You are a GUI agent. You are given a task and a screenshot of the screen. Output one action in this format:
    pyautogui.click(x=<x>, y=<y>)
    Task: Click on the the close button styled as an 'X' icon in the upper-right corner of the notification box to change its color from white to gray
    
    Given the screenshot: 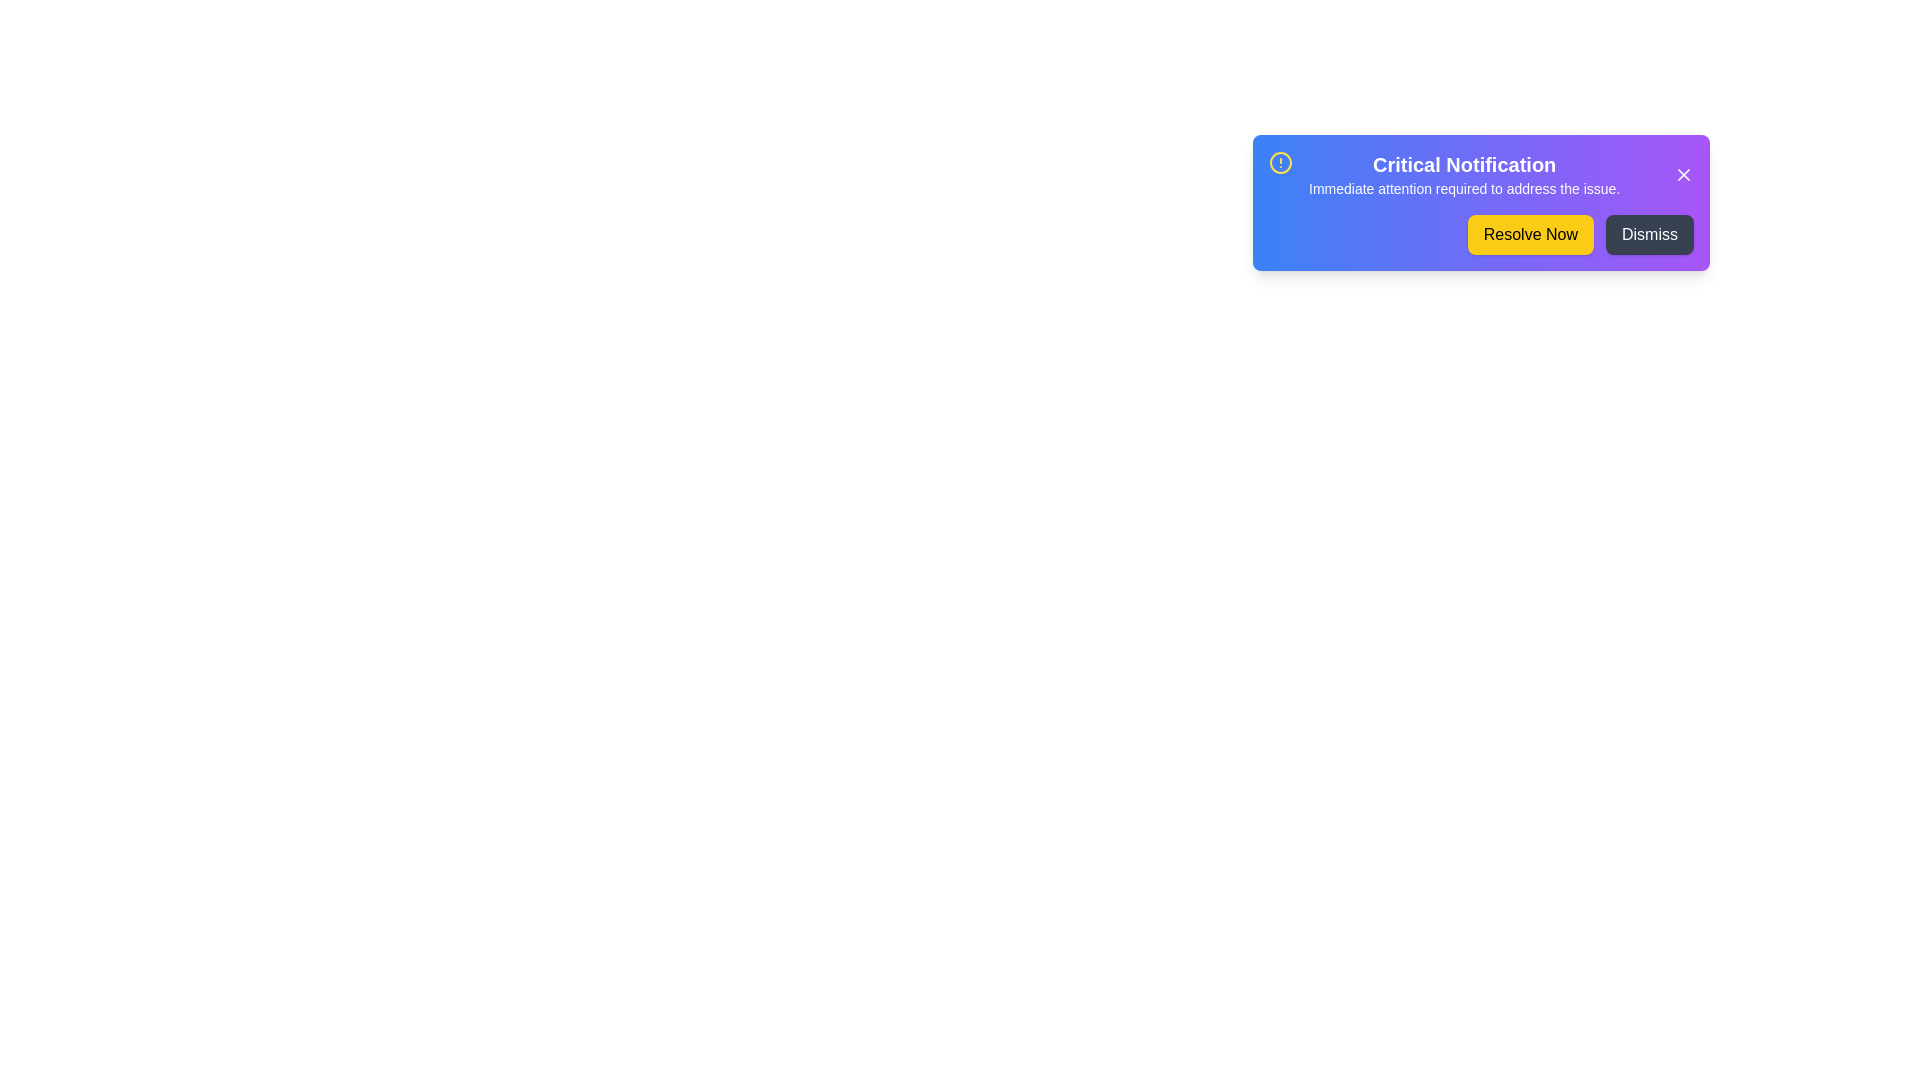 What is the action you would take?
    pyautogui.click(x=1683, y=173)
    